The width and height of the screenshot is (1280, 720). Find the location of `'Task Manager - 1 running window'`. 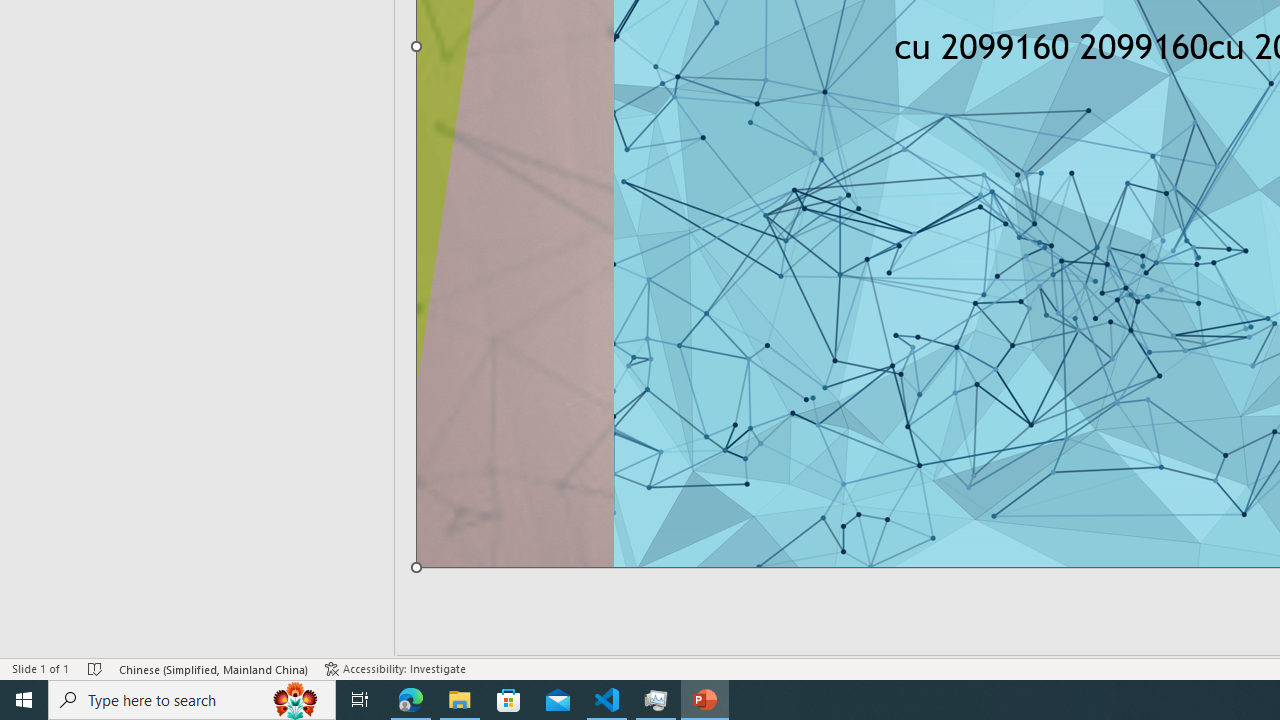

'Task Manager - 1 running window' is located at coordinates (656, 698).